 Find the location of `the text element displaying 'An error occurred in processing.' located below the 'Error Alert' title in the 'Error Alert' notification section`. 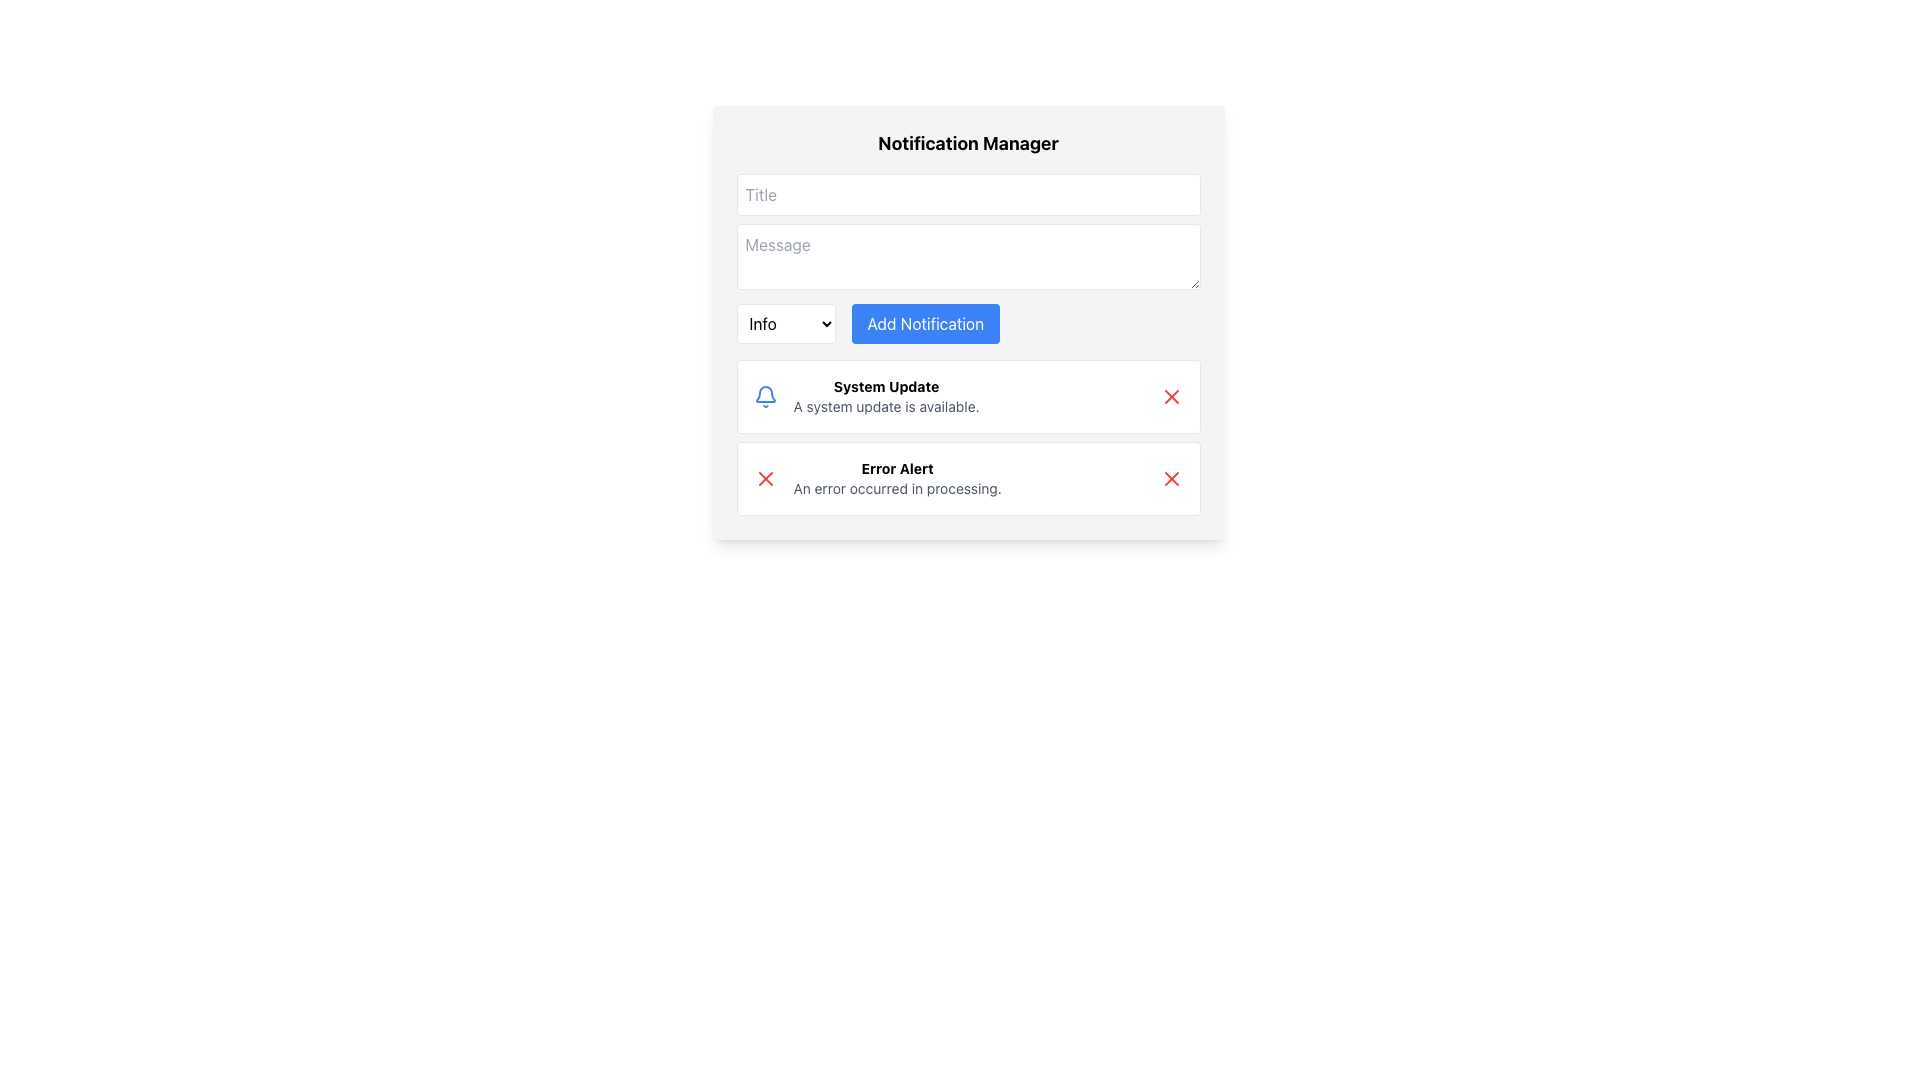

the text element displaying 'An error occurred in processing.' located below the 'Error Alert' title in the 'Error Alert' notification section is located at coordinates (896, 489).